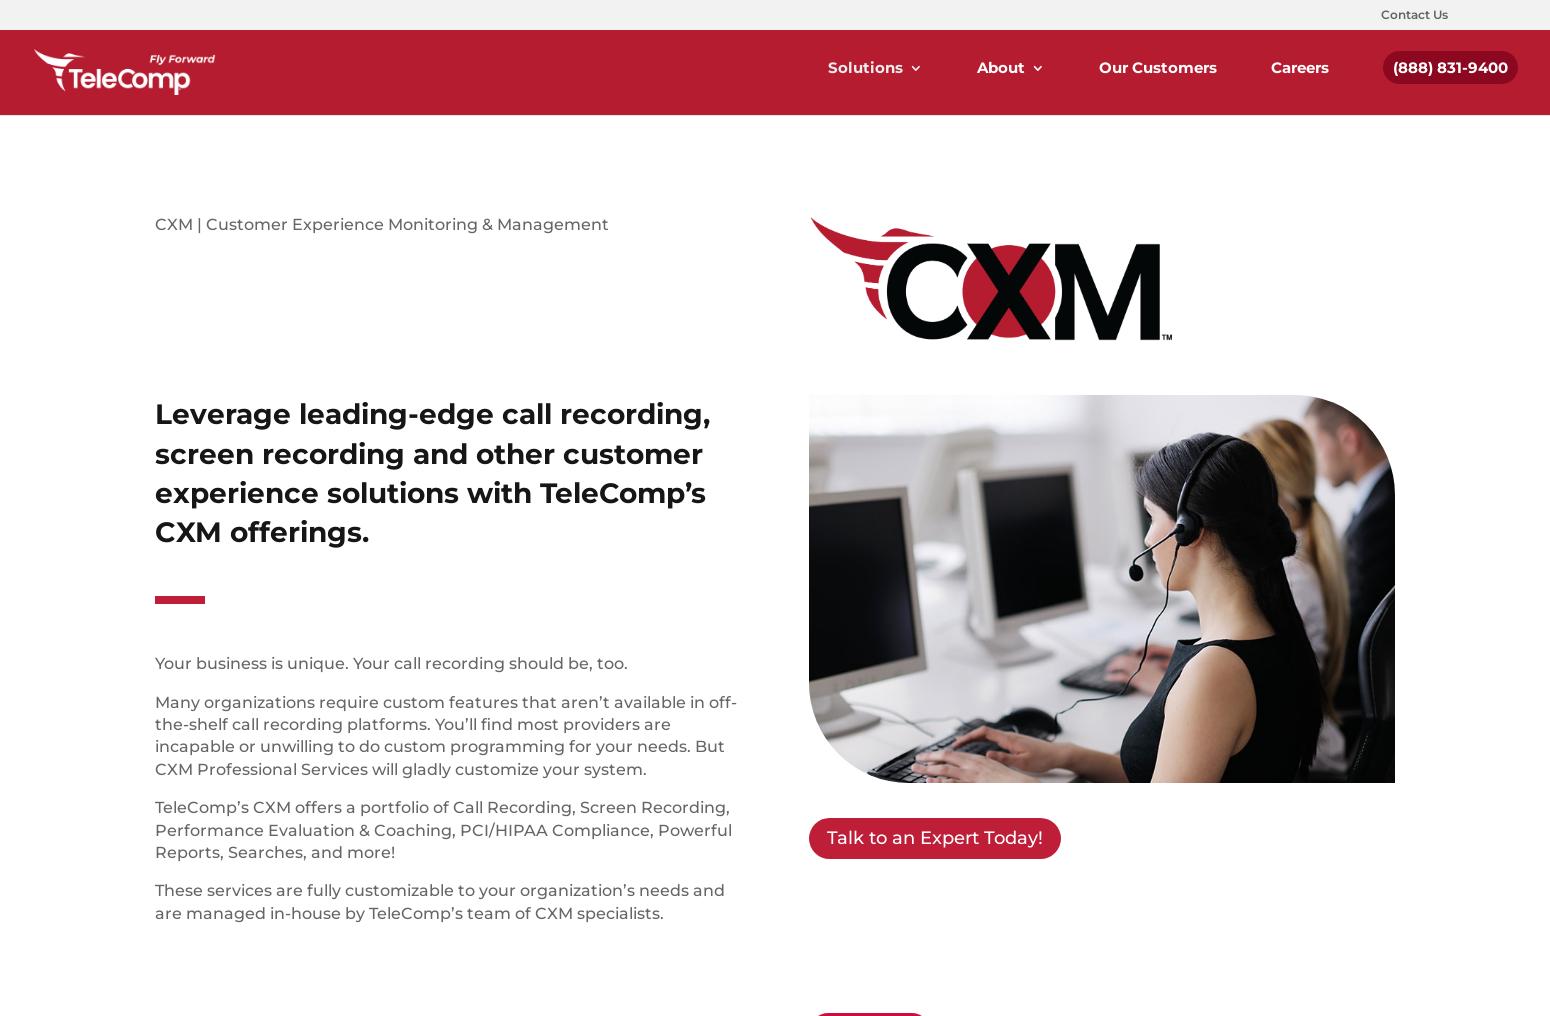 This screenshot has height=1016, width=1550. What do you see at coordinates (440, 746) in the screenshot?
I see `'ost providers are incapable or unwilling to do custom programming for your needs. But CXM Professional Services will gladly customize your system.'` at bounding box center [440, 746].